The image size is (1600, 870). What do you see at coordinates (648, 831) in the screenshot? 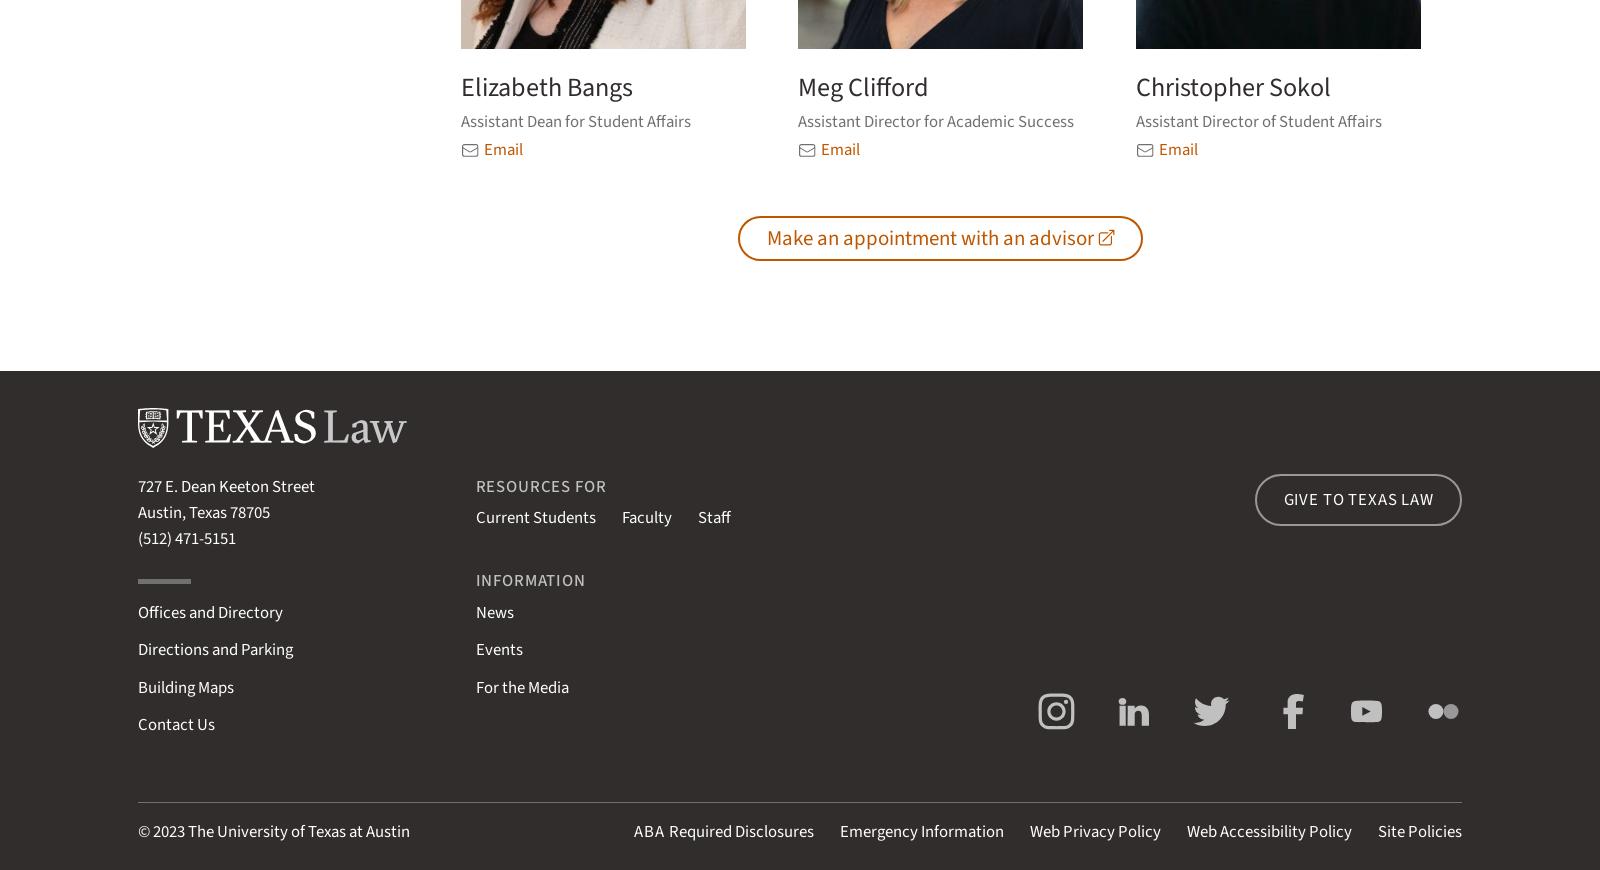
I see `'ABA'` at bounding box center [648, 831].